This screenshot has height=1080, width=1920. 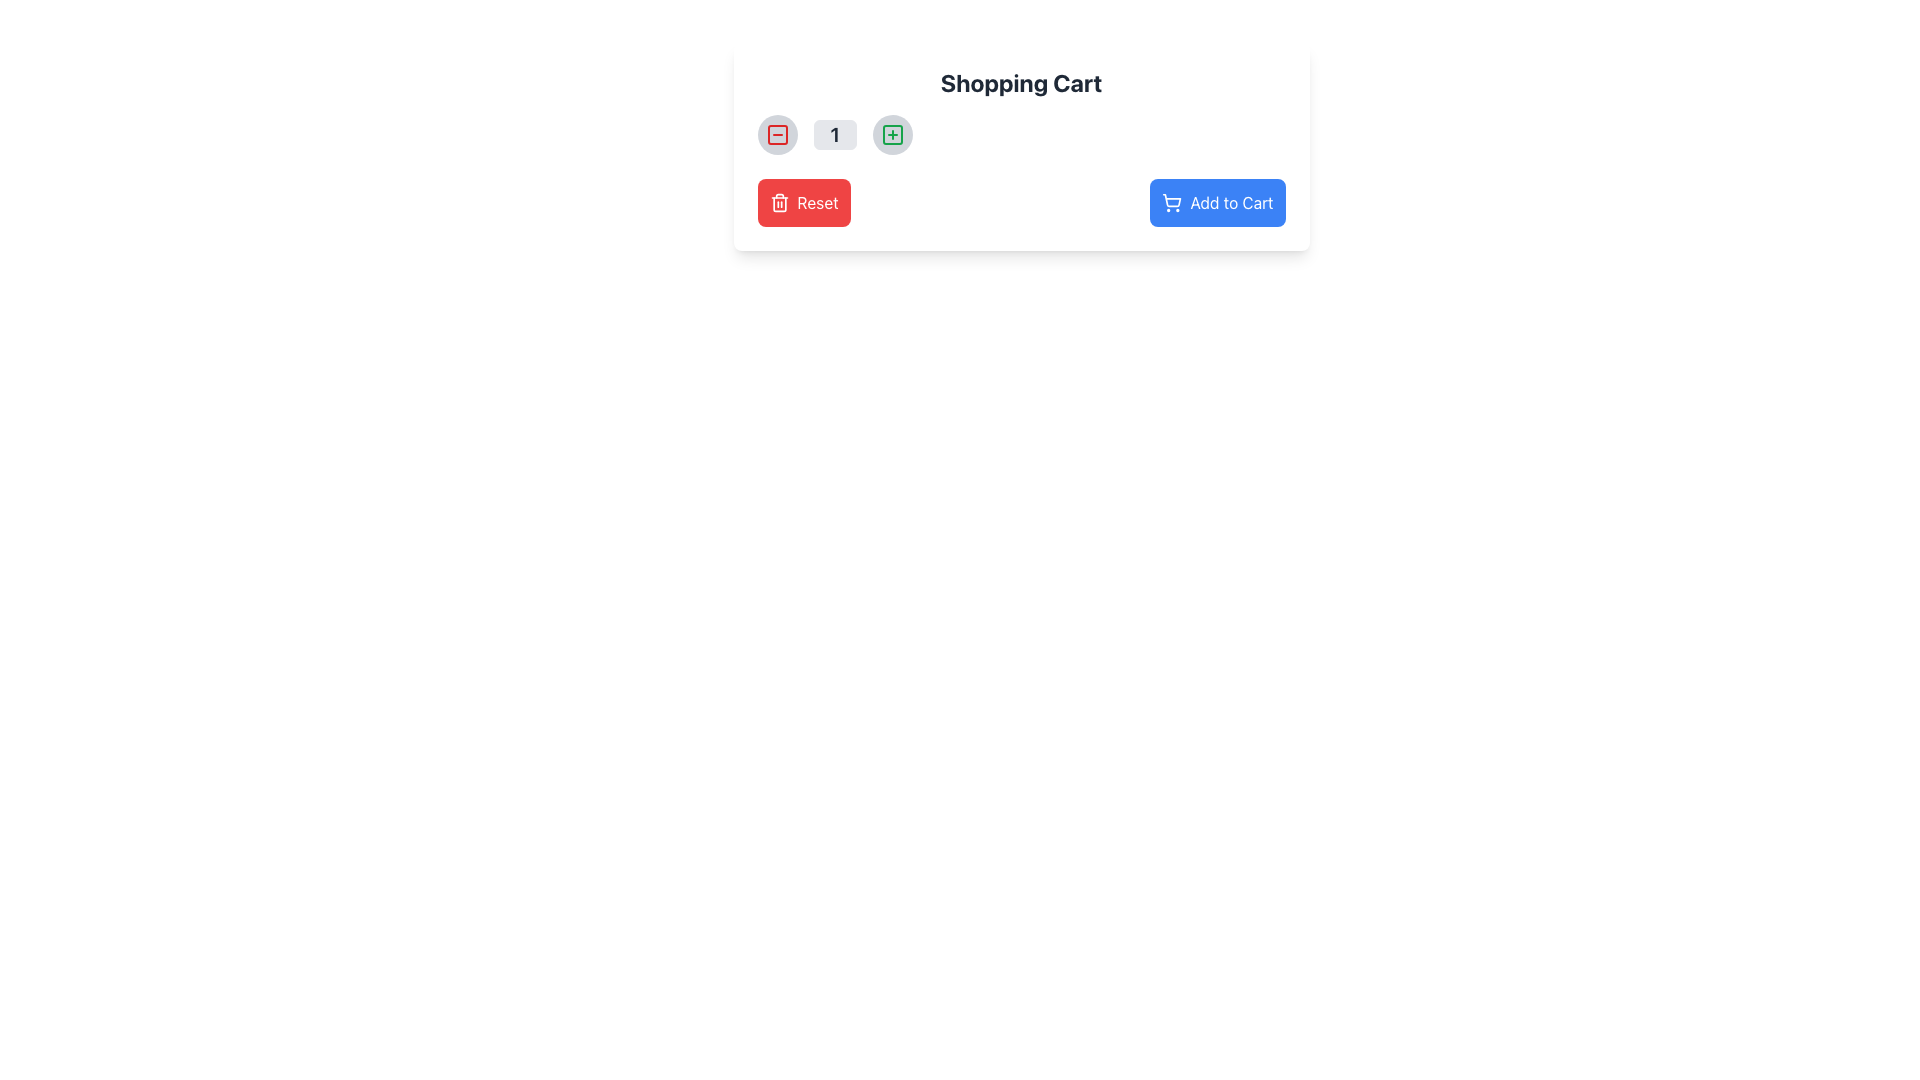 What do you see at coordinates (1172, 200) in the screenshot?
I see `the graphic representation of the shopping cart icon, specifically focusing on the main basket area which is outlined by a linear design` at bounding box center [1172, 200].